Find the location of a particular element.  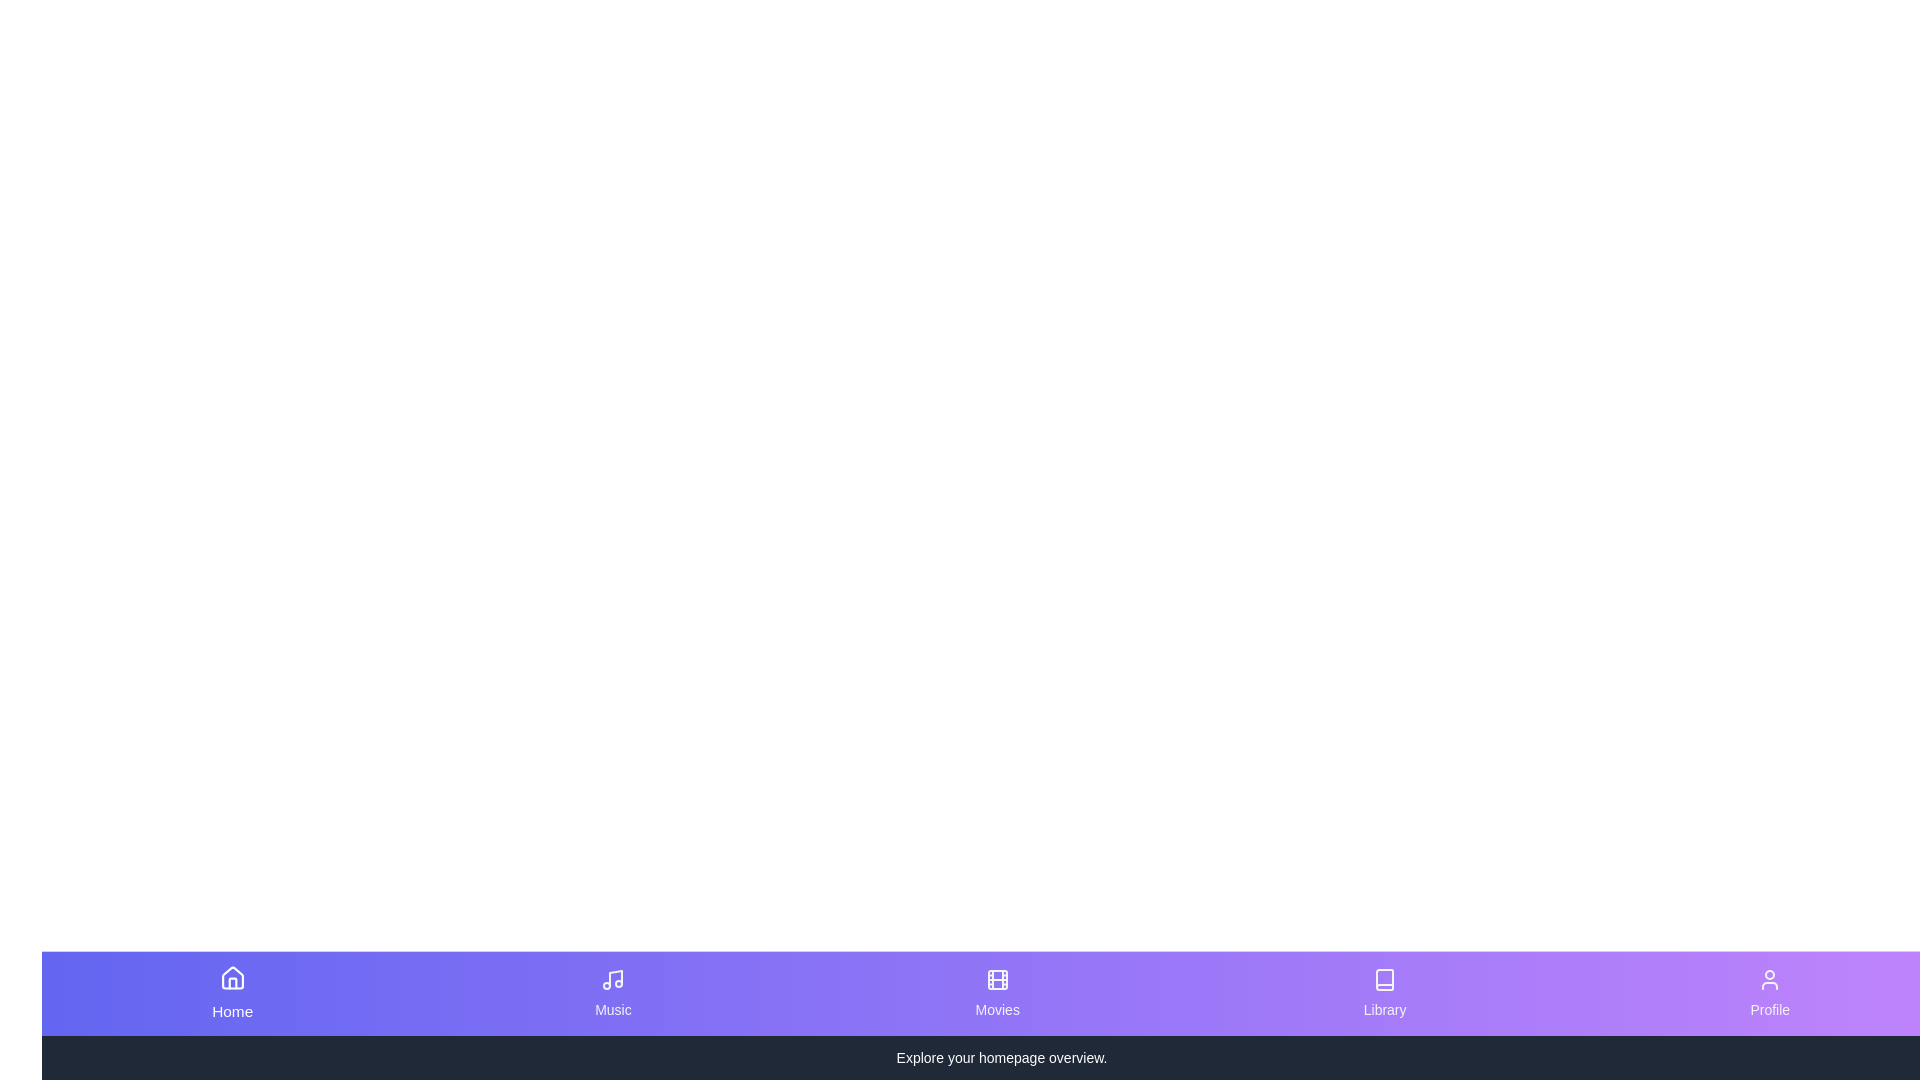

the tab corresponding to Library is located at coordinates (1384, 994).